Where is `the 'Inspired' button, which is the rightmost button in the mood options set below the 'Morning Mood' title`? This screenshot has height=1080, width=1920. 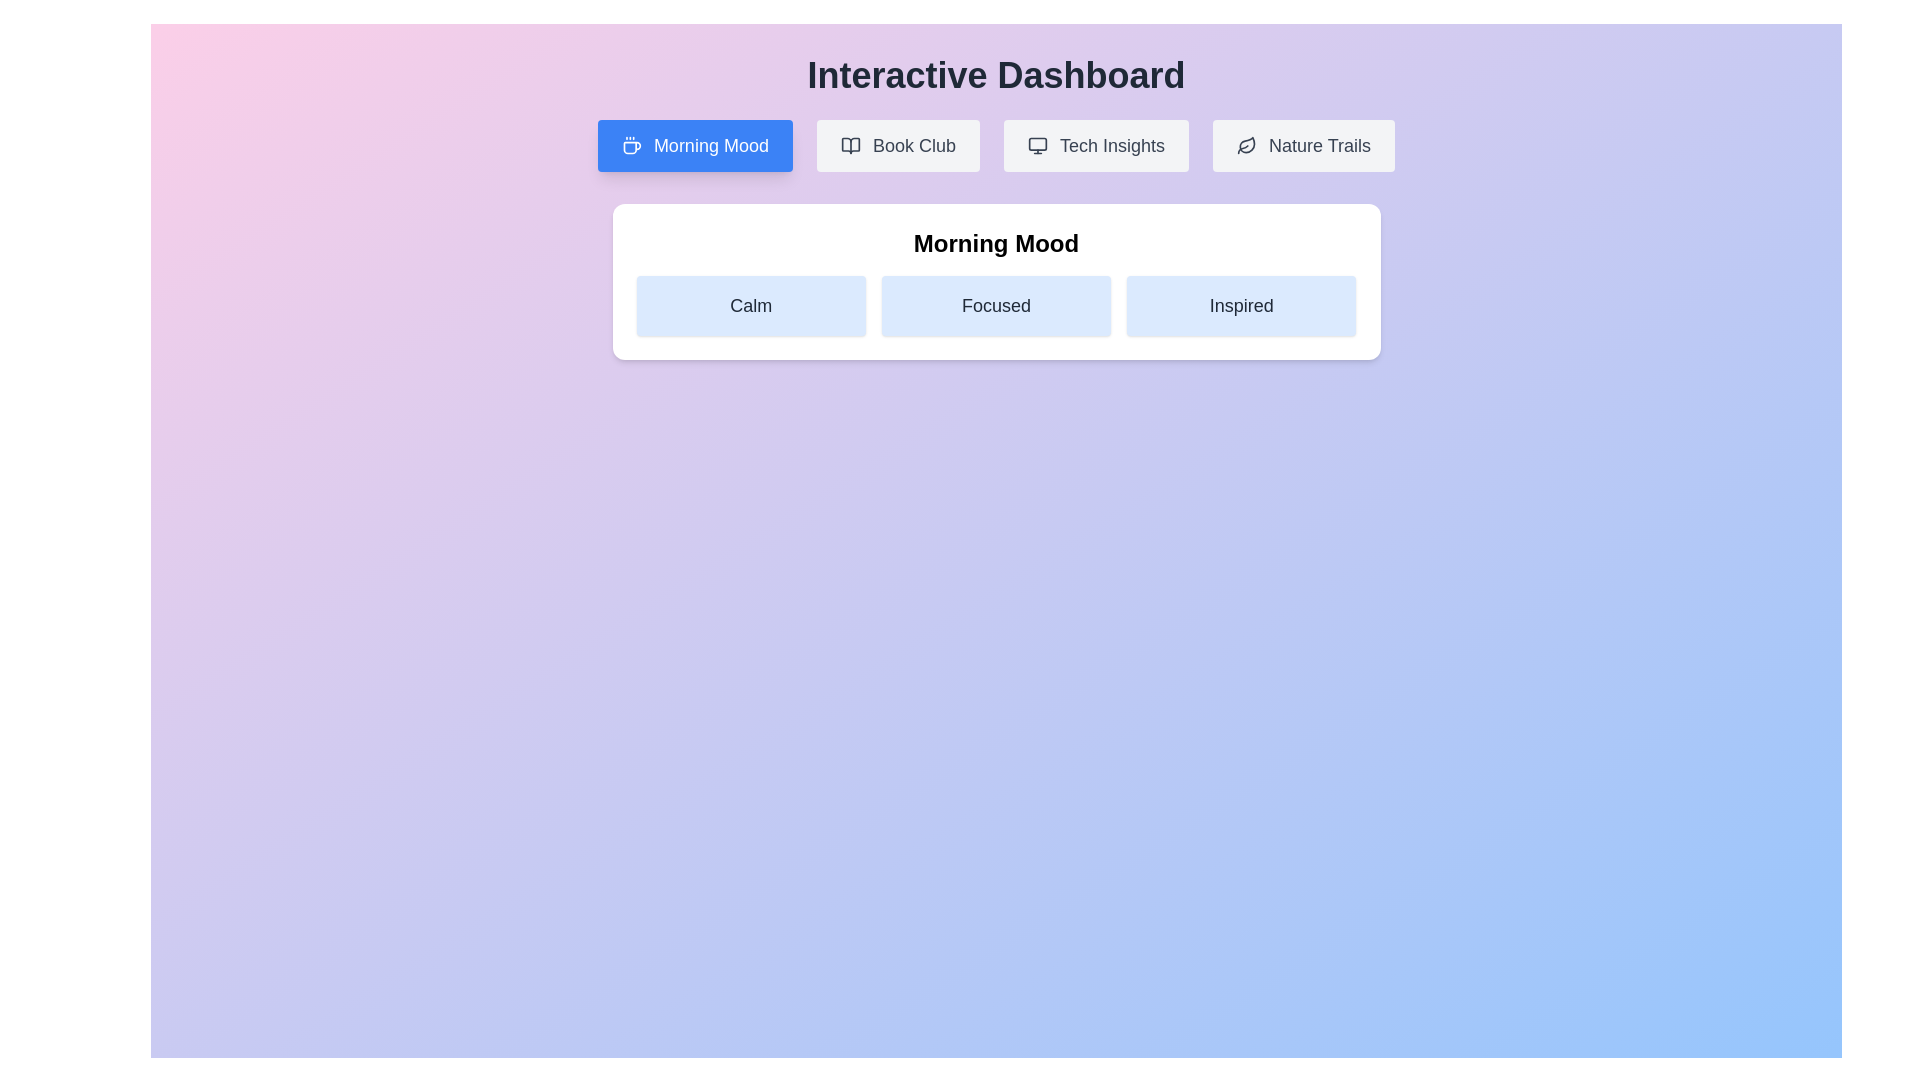 the 'Inspired' button, which is the rightmost button in the mood options set below the 'Morning Mood' title is located at coordinates (1240, 305).